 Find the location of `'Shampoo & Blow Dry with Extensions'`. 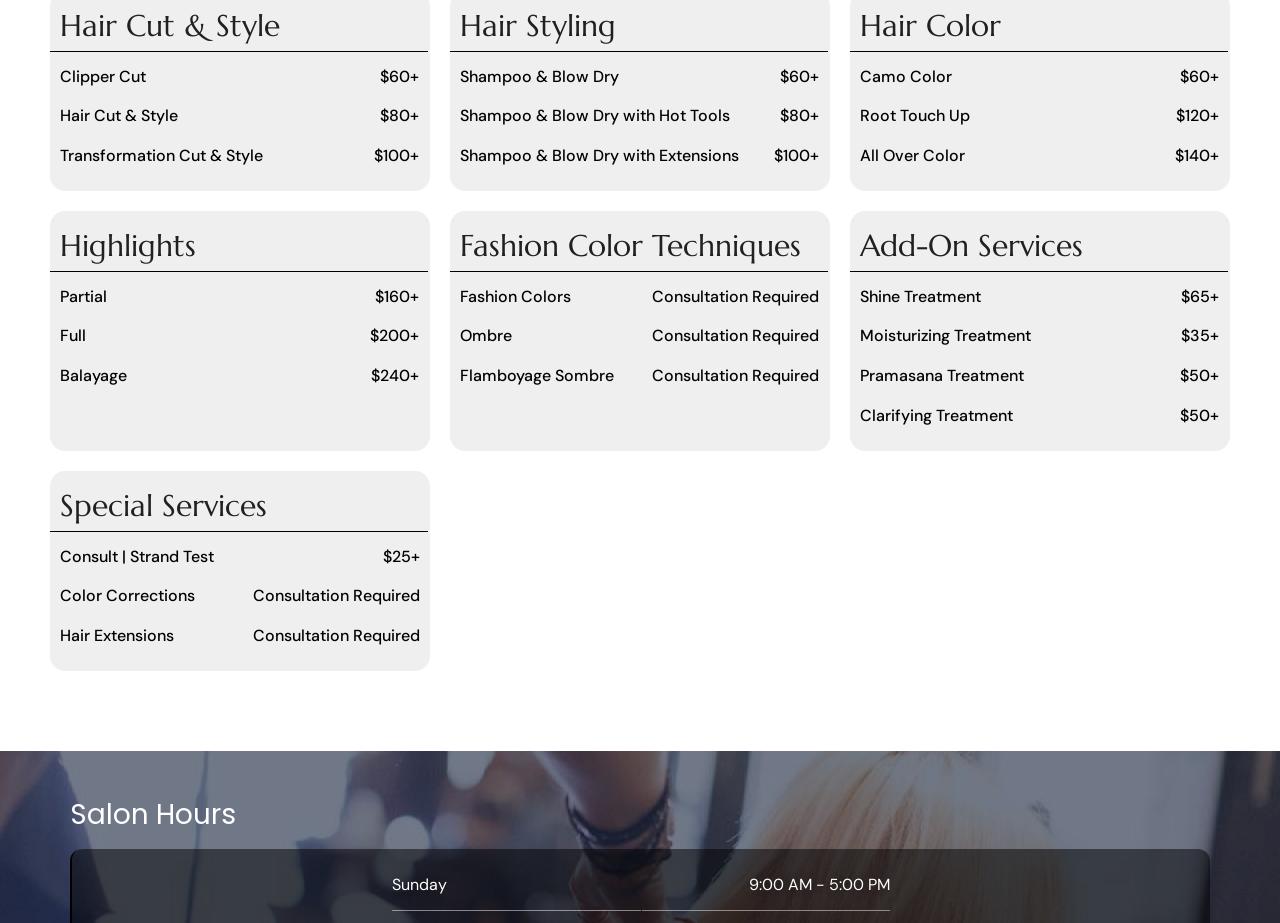

'Shampoo & Blow Dry with Extensions' is located at coordinates (597, 155).